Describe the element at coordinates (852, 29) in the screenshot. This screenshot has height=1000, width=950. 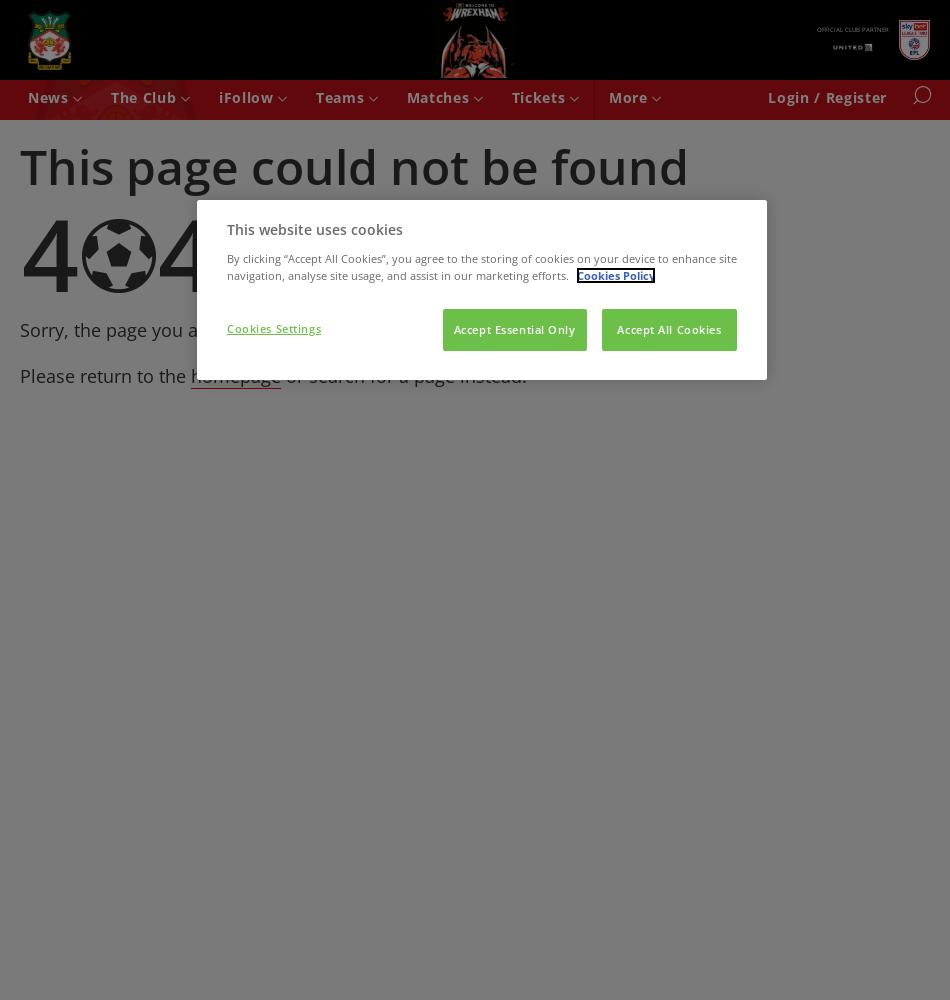
I see `'Official club partner'` at that location.